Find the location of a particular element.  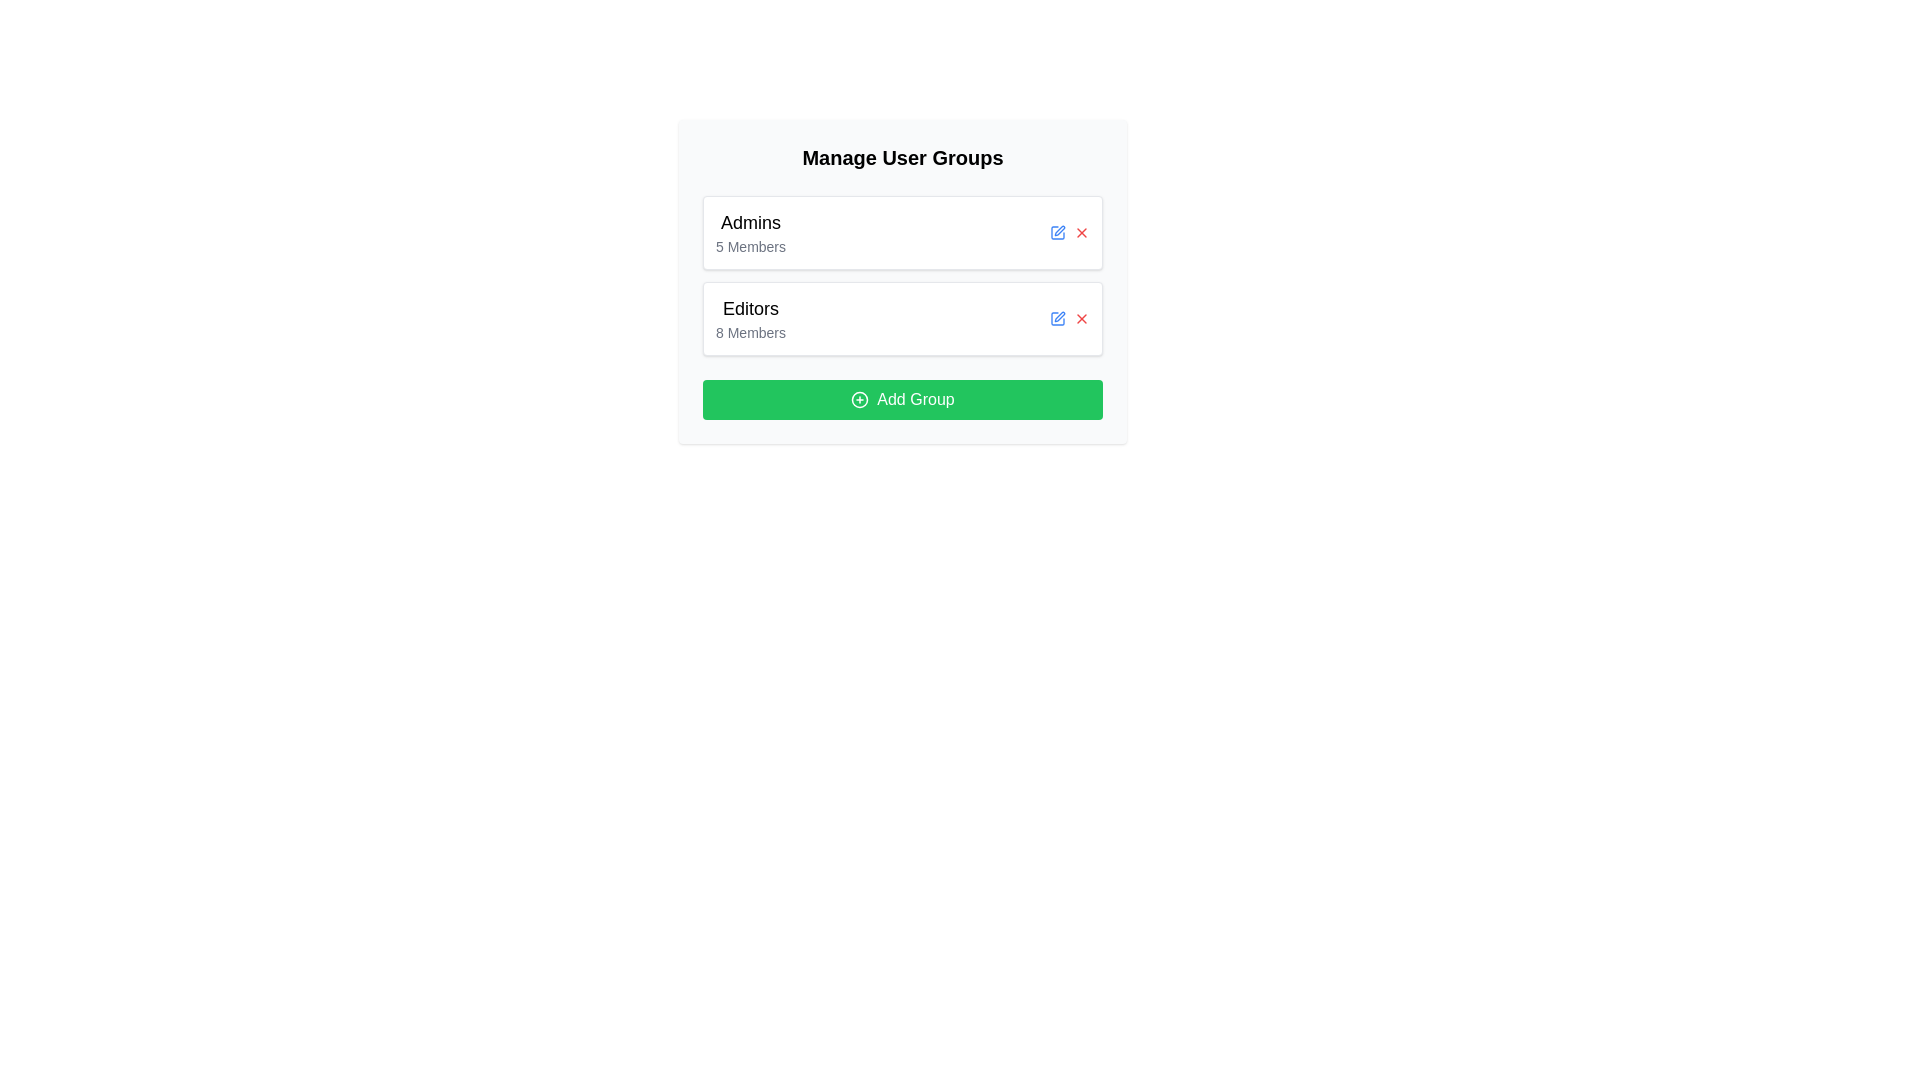

the 'Editors' user group label which indicates there are 8 members, positioned in the second row of user groups below 'Admins' and above the 'Add Group' button is located at coordinates (750, 318).